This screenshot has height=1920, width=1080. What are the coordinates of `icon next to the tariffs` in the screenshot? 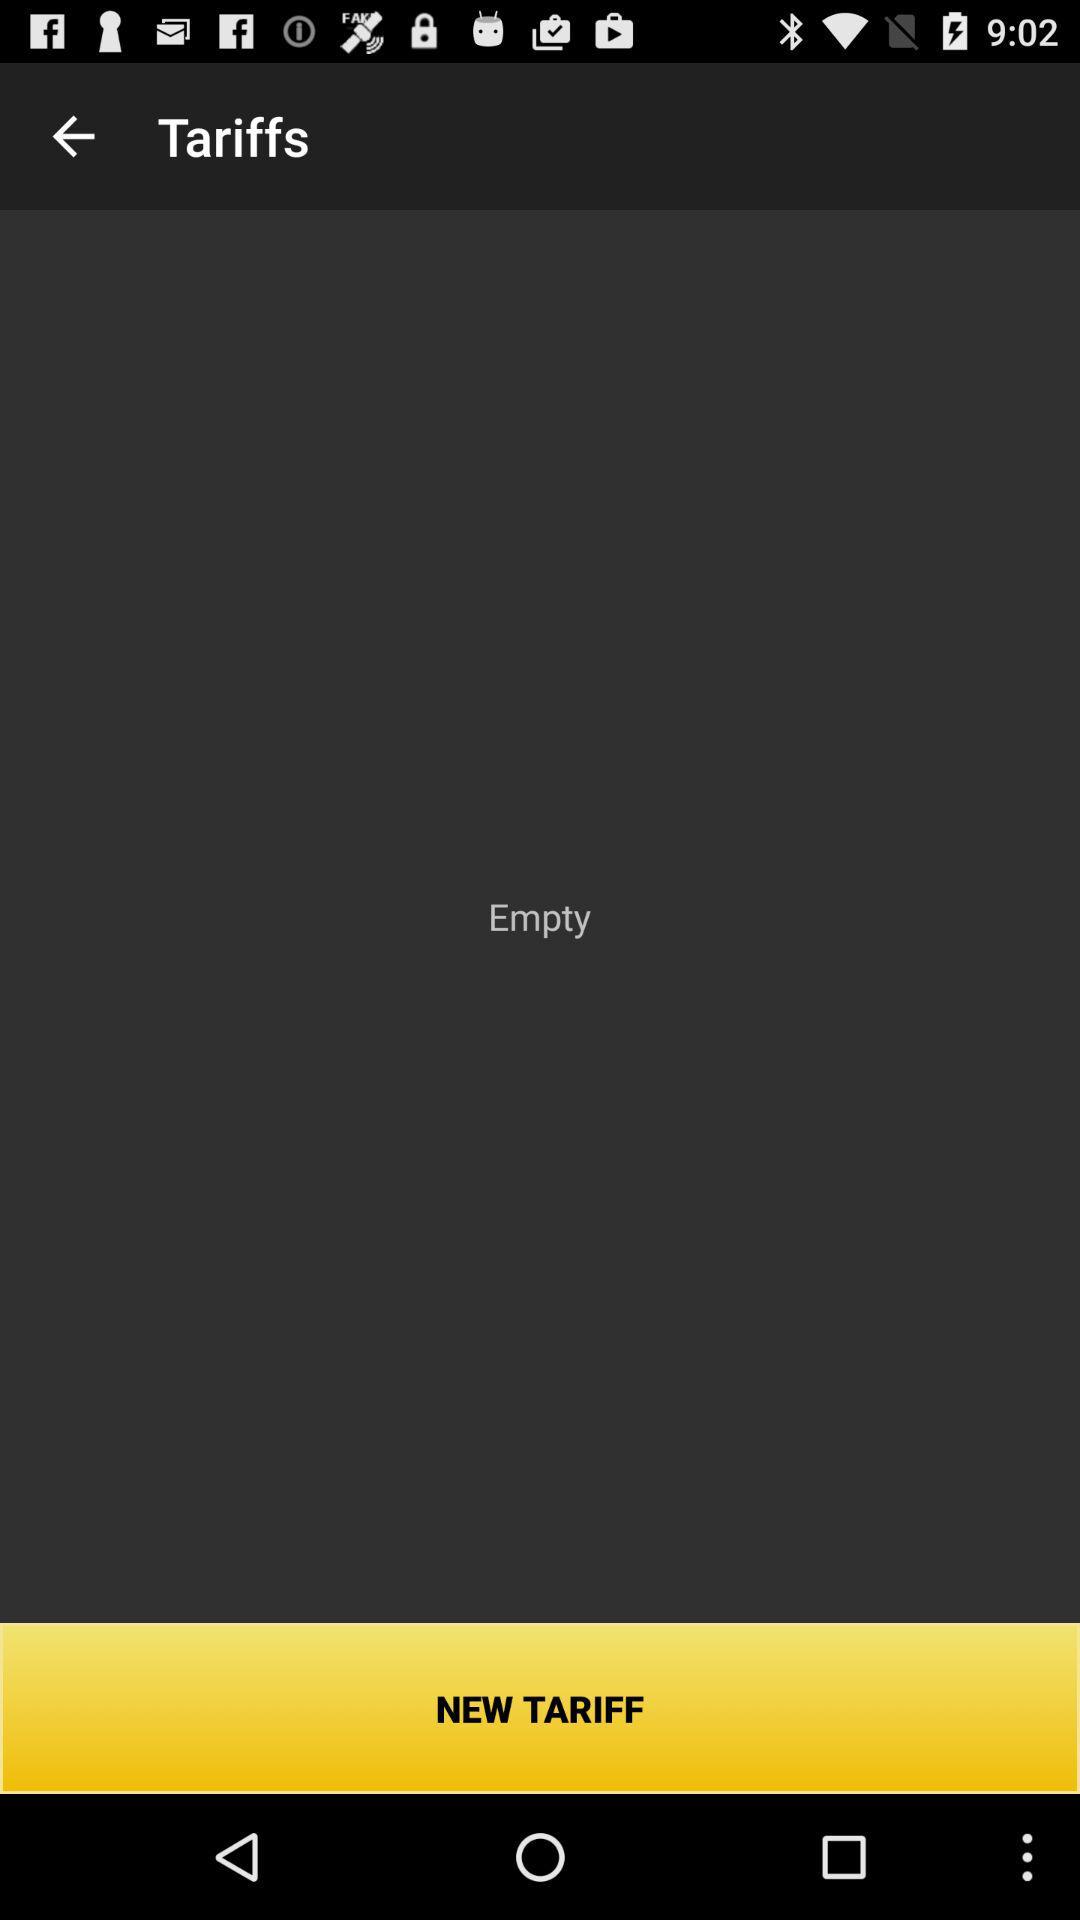 It's located at (72, 135).